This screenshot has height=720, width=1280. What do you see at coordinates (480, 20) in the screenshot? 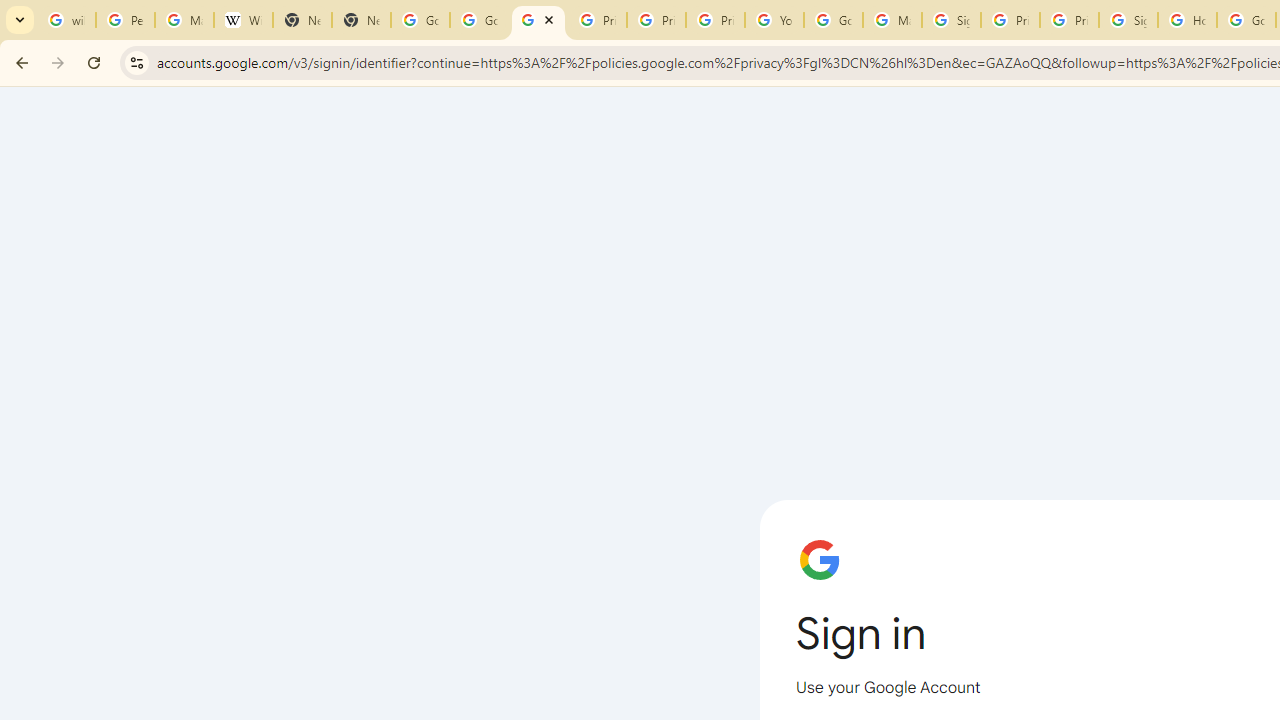
I see `'Google Drive: Sign-in'` at bounding box center [480, 20].